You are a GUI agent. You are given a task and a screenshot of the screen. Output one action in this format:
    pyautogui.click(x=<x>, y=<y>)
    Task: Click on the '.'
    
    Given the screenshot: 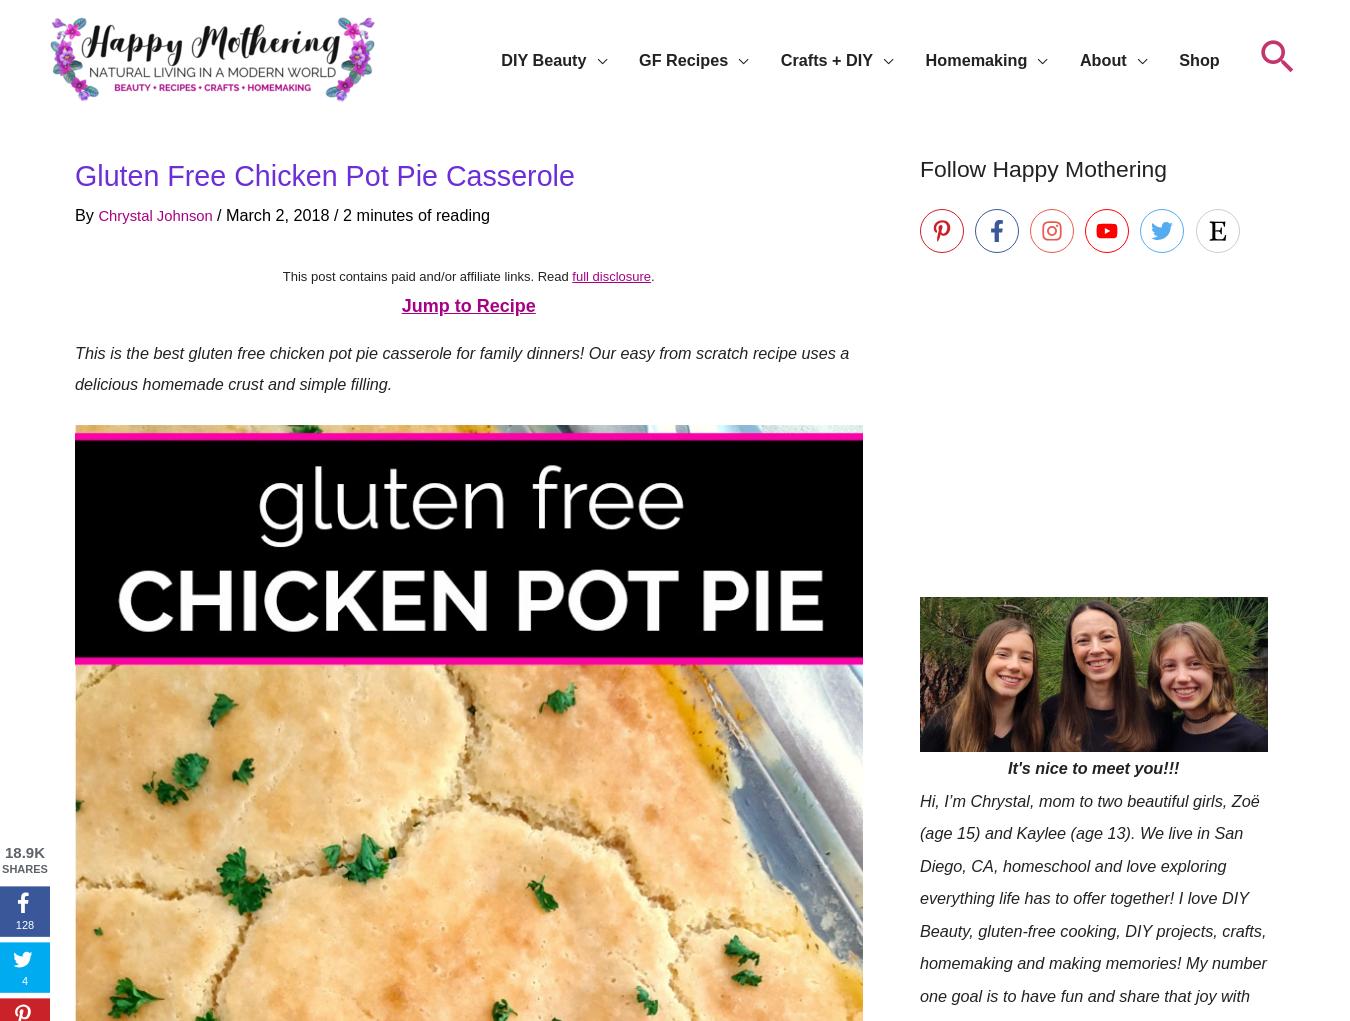 What is the action you would take?
    pyautogui.click(x=652, y=274)
    